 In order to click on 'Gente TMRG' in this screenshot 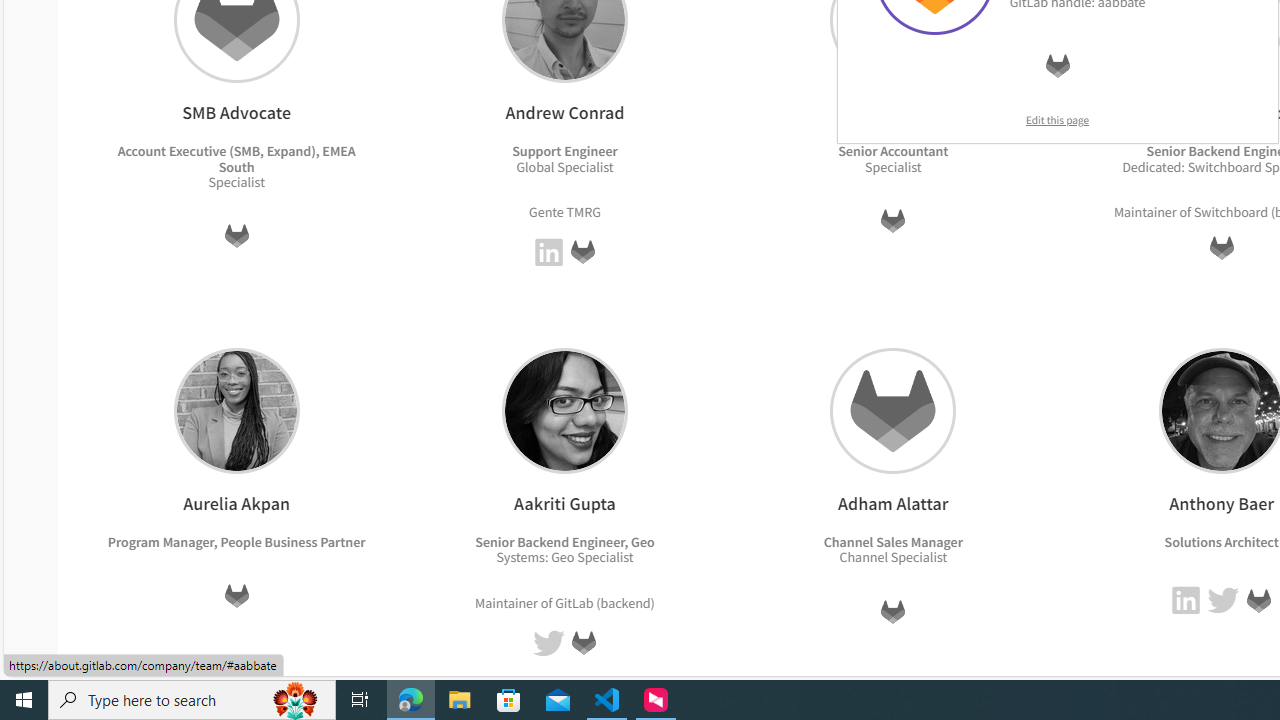, I will do `click(564, 211)`.